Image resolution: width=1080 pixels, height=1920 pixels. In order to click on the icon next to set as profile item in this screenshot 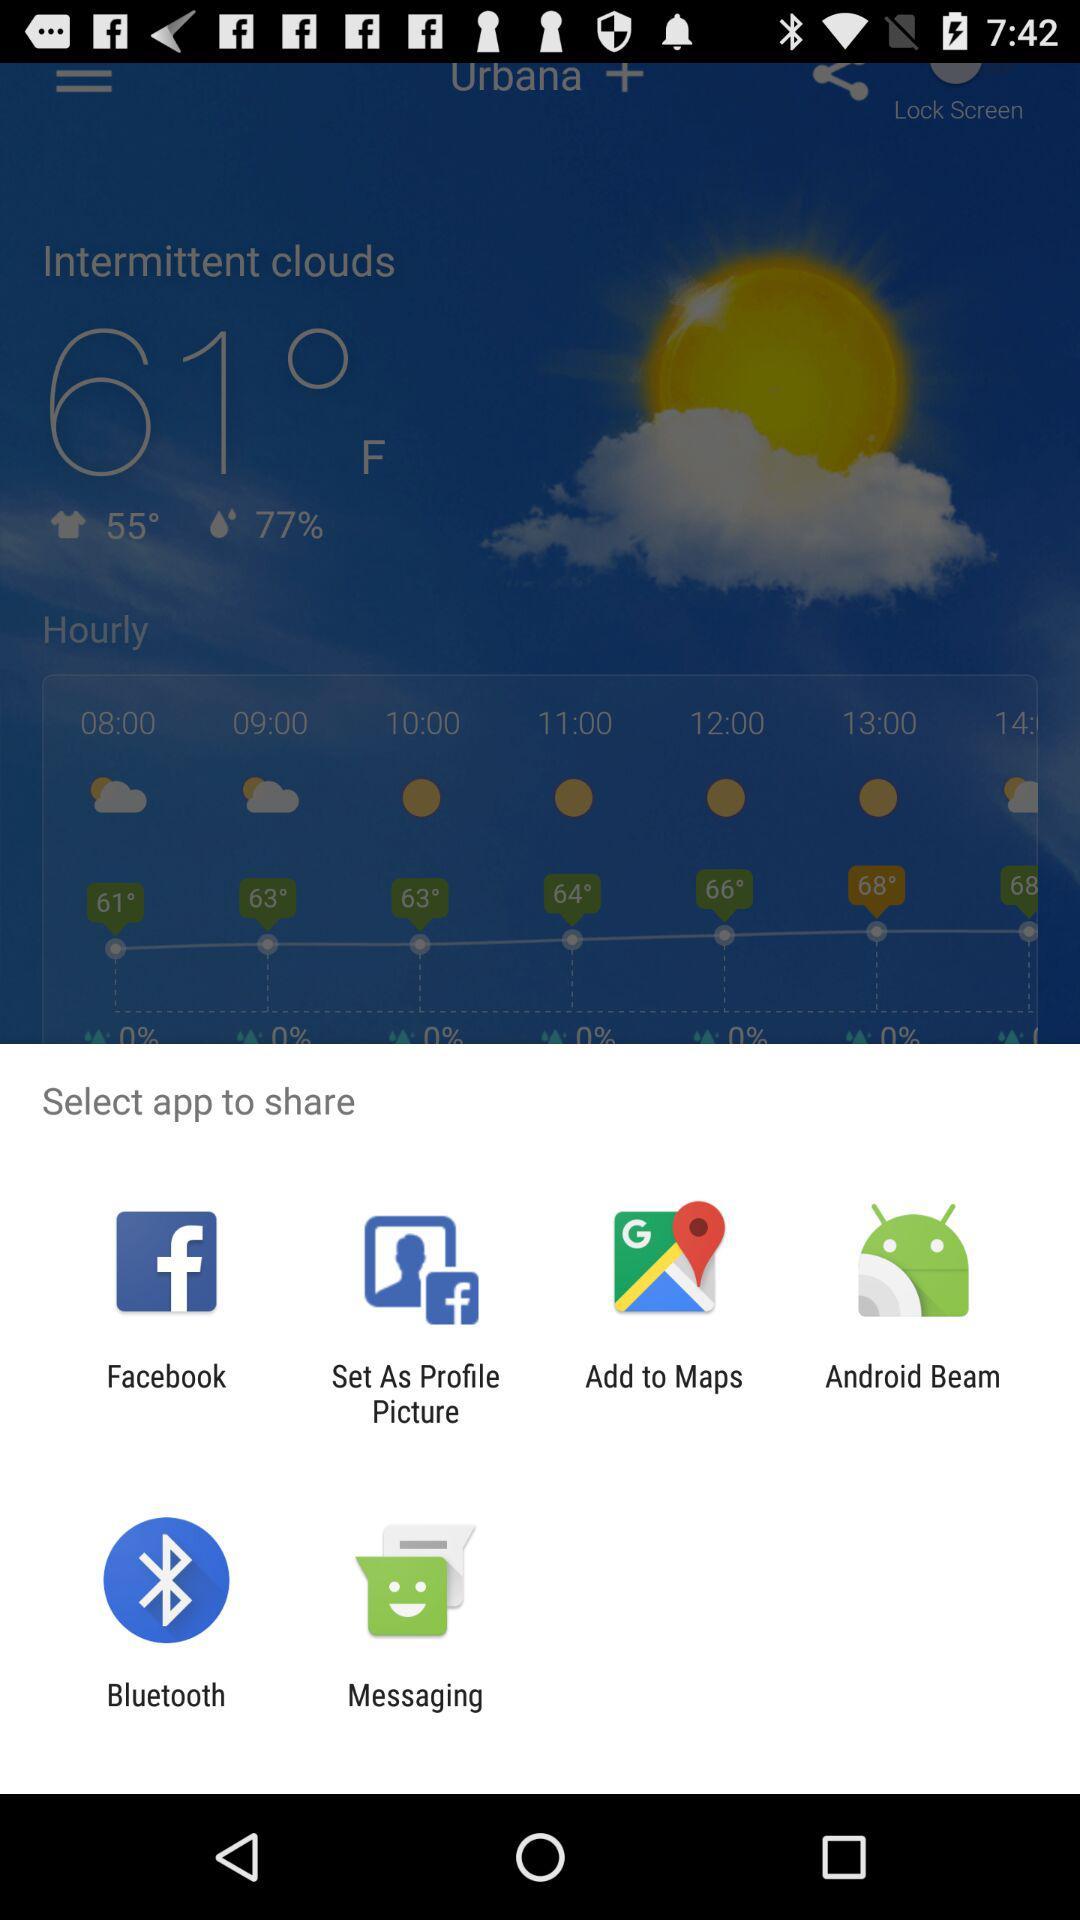, I will do `click(664, 1392)`.